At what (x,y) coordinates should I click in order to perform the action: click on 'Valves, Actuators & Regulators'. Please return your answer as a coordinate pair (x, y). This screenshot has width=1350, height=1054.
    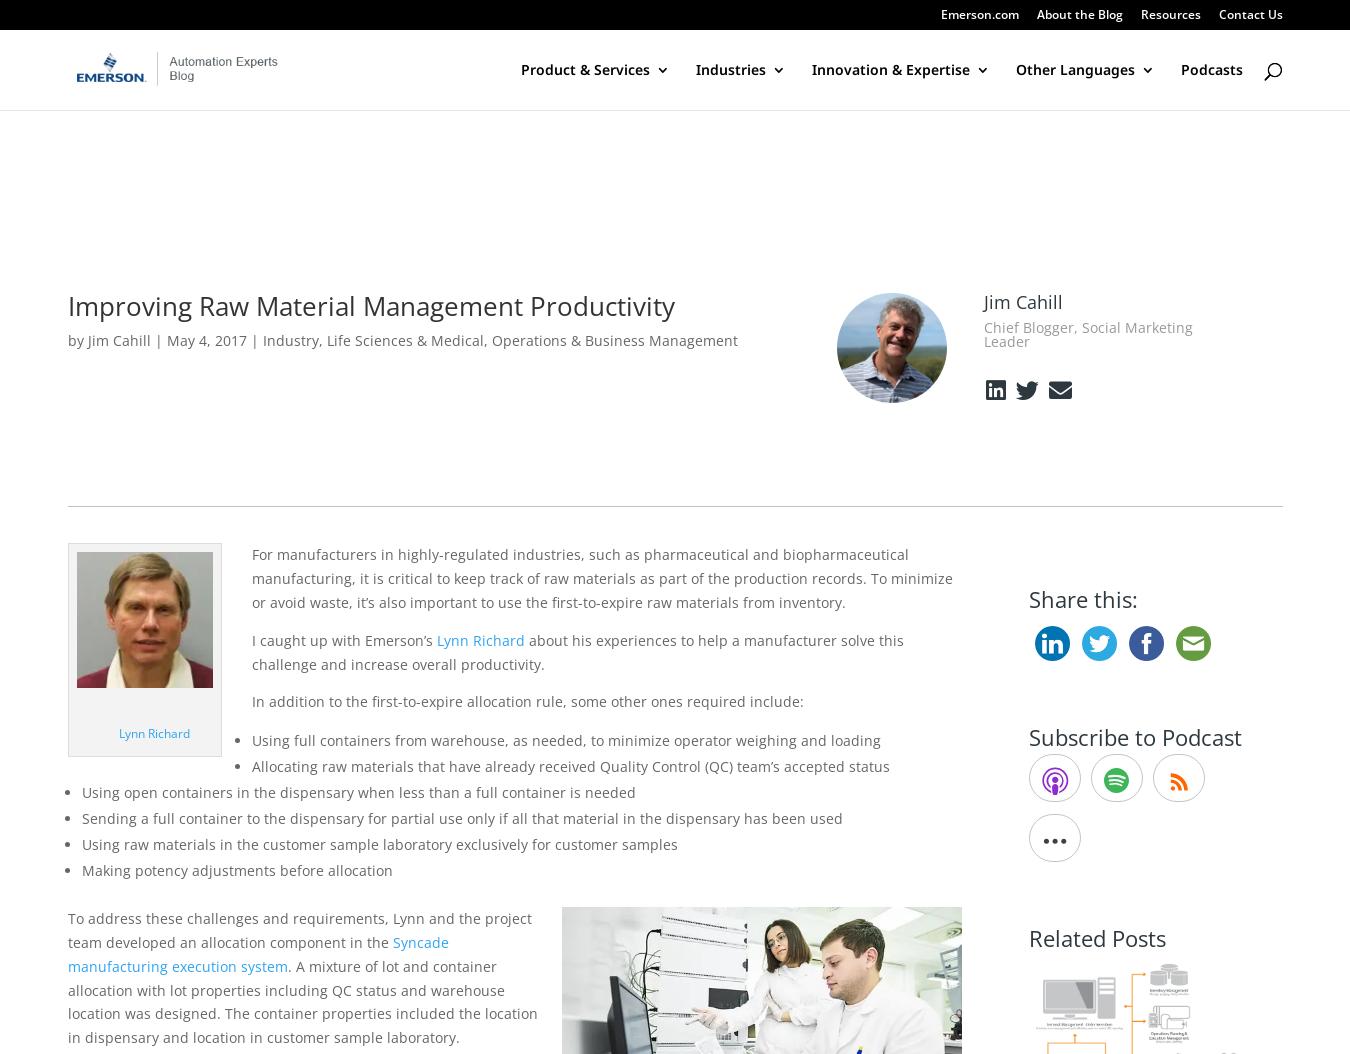
    Looking at the image, I should click on (487, 154).